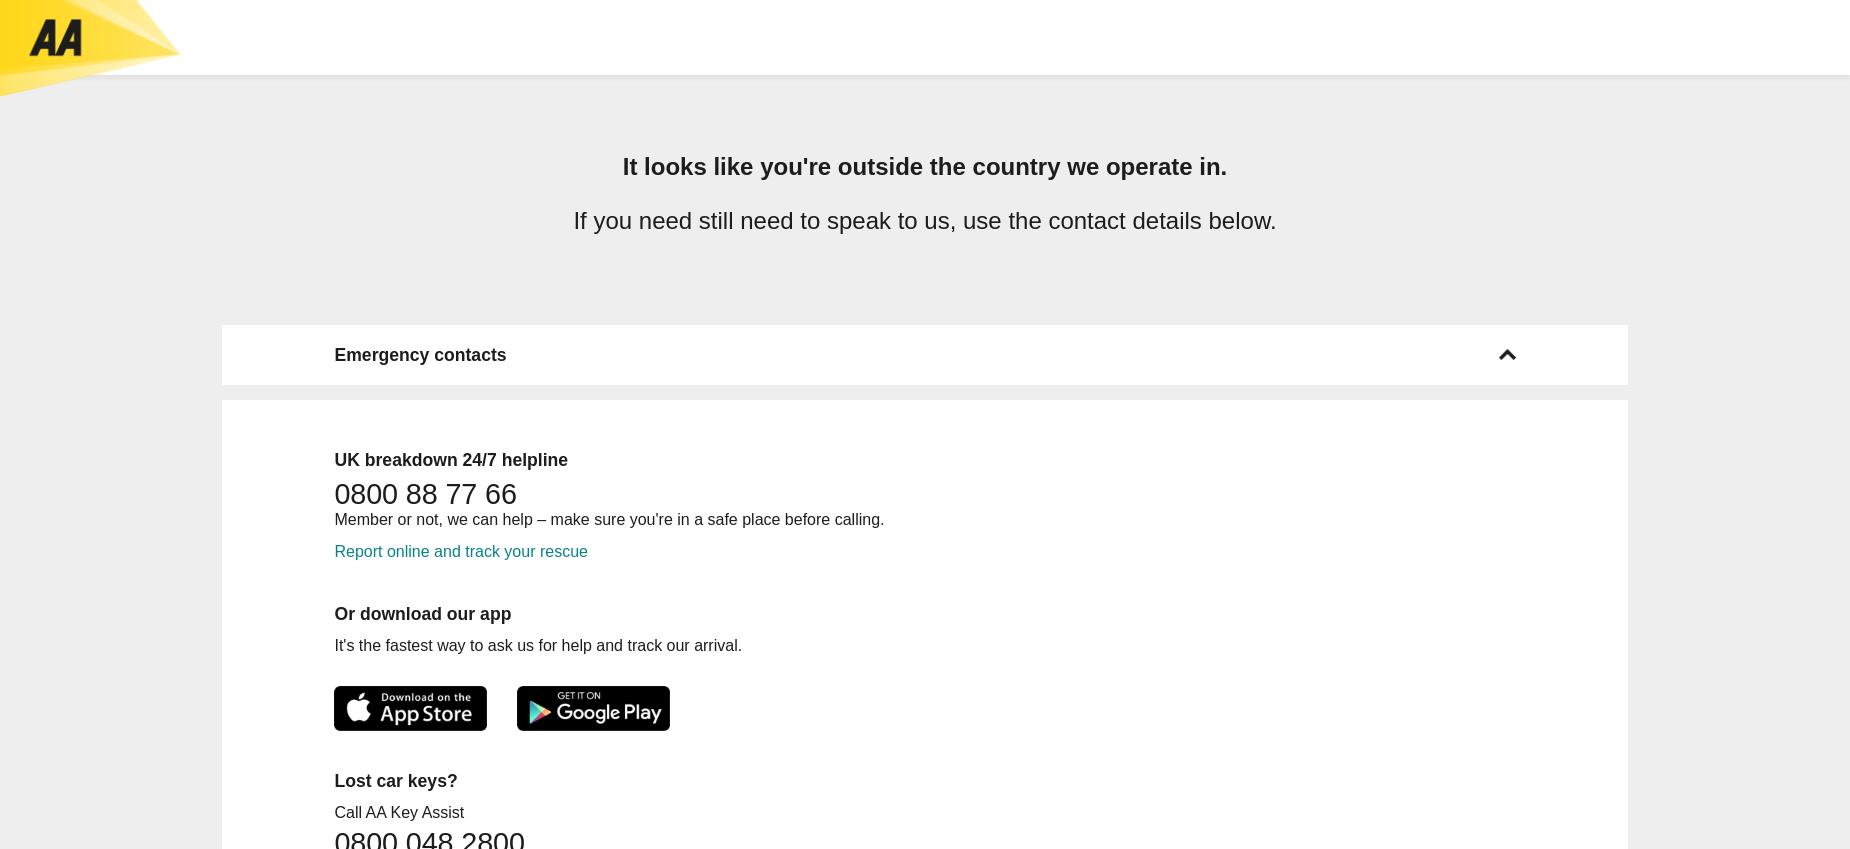 The image size is (1850, 849). Describe the element at coordinates (332, 811) in the screenshot. I see `'Call AA Key Assist'` at that location.